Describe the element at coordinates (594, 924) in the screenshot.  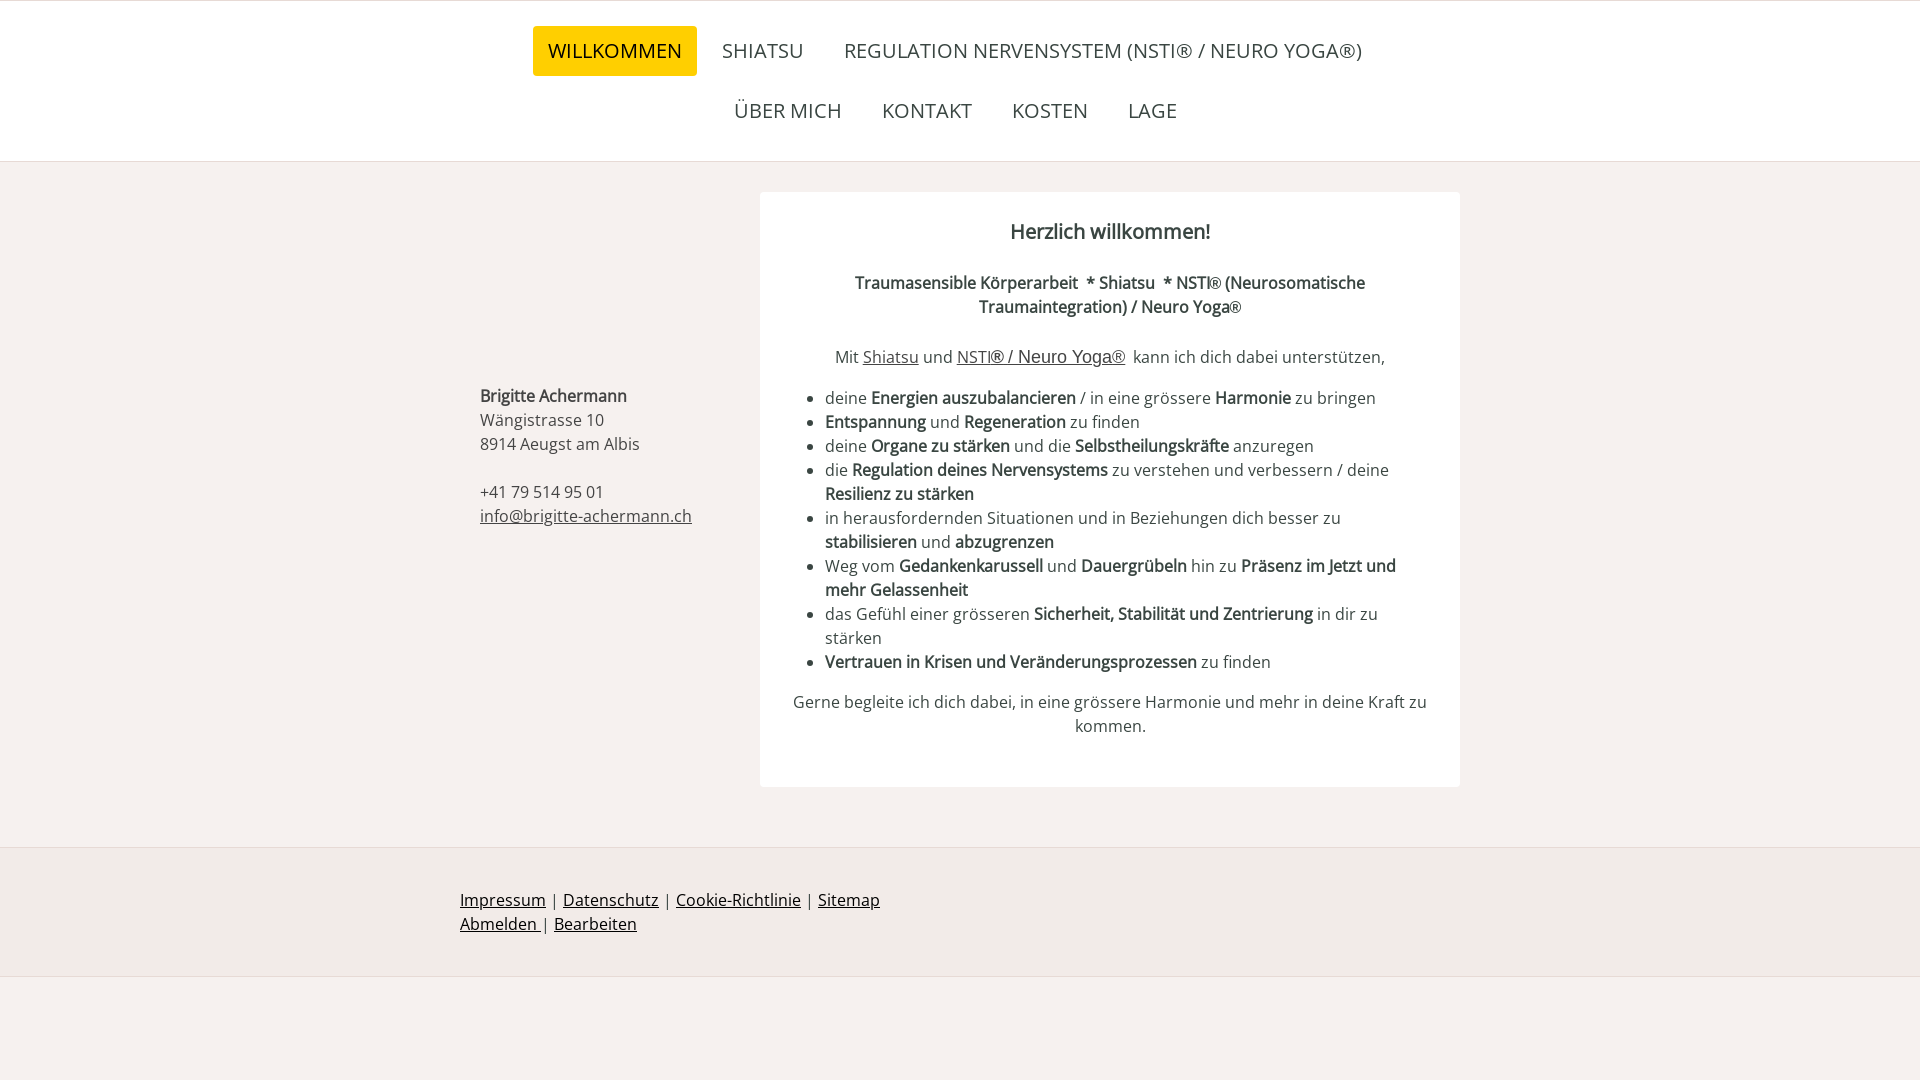
I see `'Bearbeiten'` at that location.